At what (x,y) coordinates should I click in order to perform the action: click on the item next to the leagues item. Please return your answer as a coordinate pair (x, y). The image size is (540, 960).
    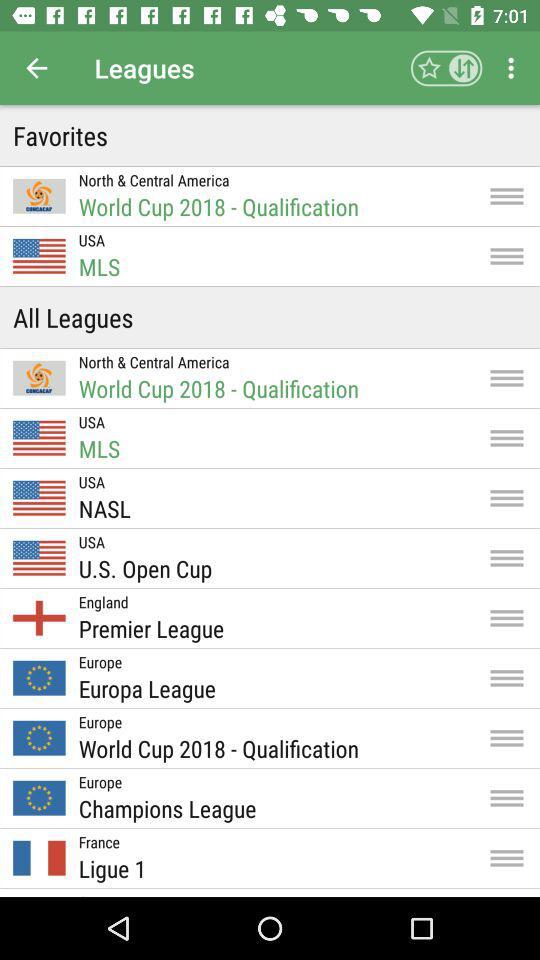
    Looking at the image, I should click on (446, 68).